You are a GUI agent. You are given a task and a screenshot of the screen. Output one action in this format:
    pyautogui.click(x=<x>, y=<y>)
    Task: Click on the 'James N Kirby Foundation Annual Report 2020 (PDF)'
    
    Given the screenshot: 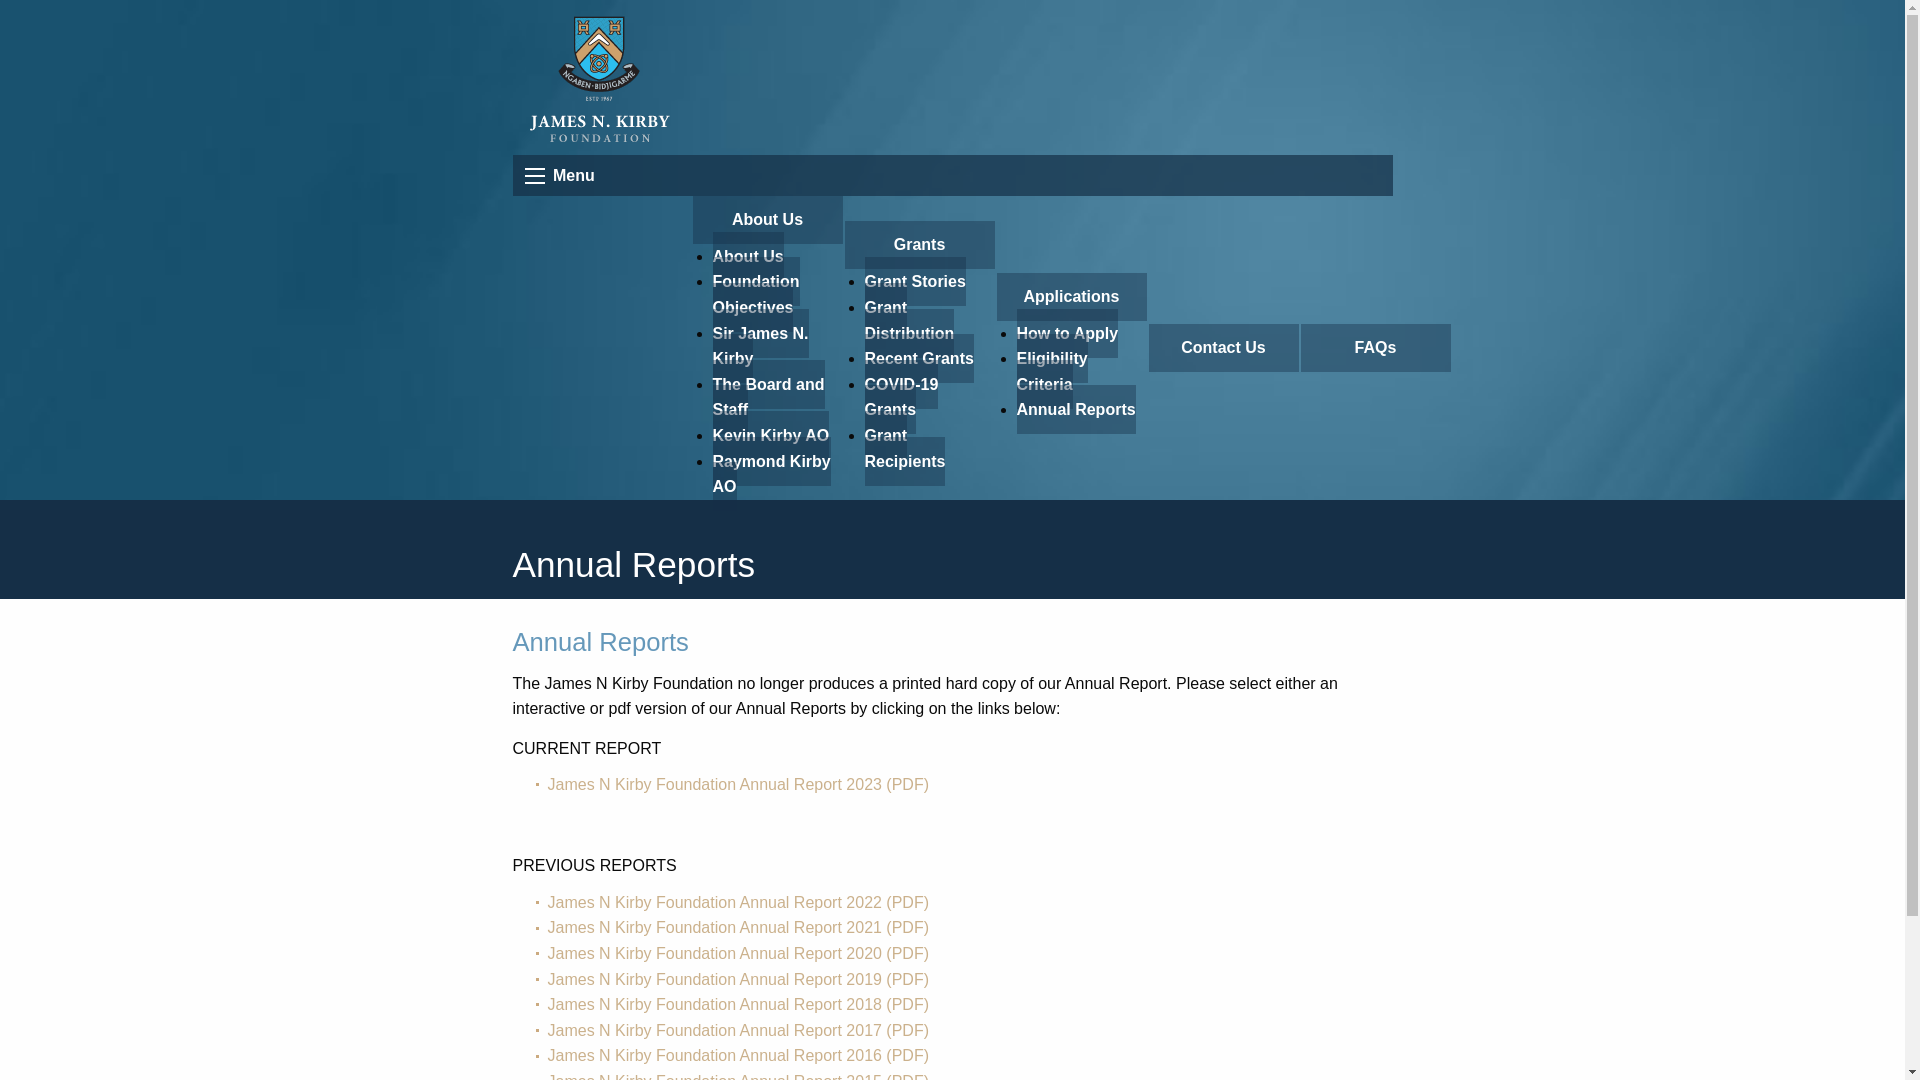 What is the action you would take?
    pyautogui.click(x=738, y=952)
    